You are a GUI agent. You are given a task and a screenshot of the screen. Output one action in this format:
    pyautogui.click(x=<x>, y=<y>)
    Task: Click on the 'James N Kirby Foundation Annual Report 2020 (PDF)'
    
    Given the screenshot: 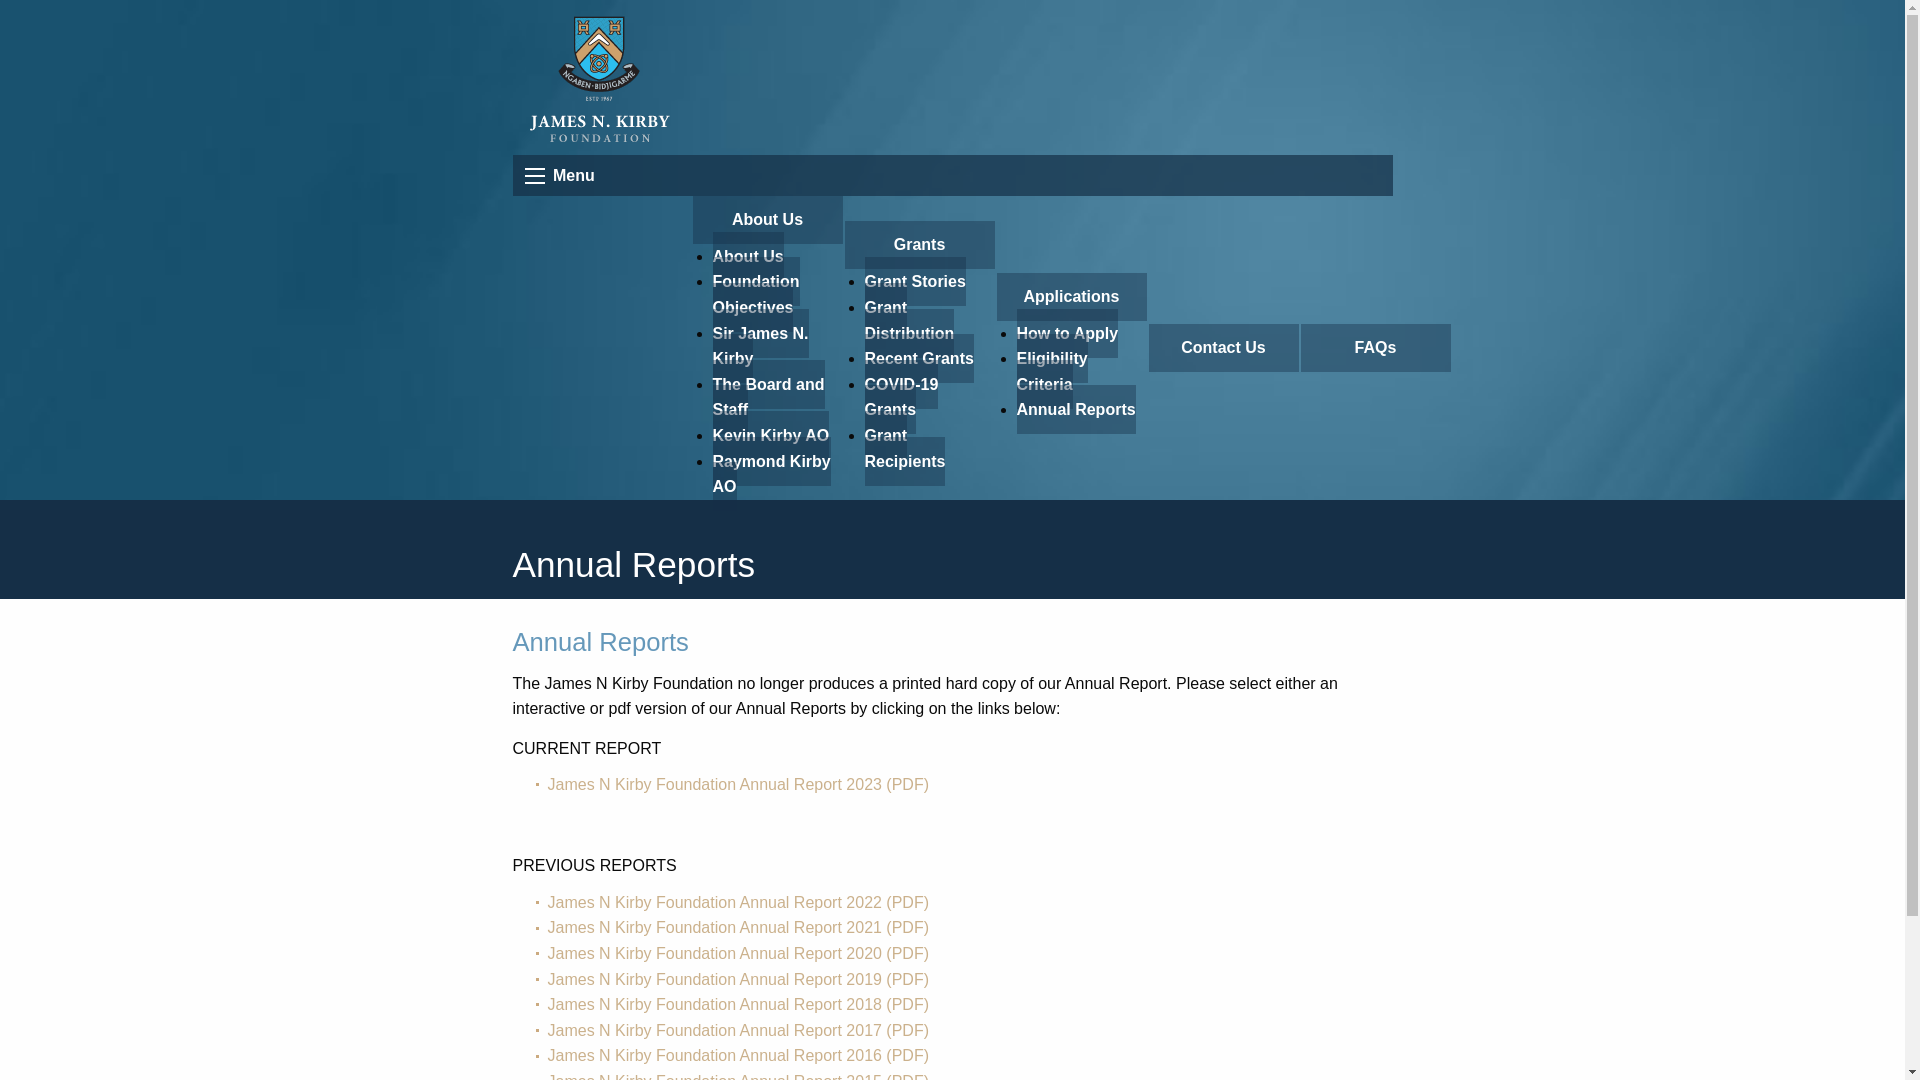 What is the action you would take?
    pyautogui.click(x=738, y=952)
    